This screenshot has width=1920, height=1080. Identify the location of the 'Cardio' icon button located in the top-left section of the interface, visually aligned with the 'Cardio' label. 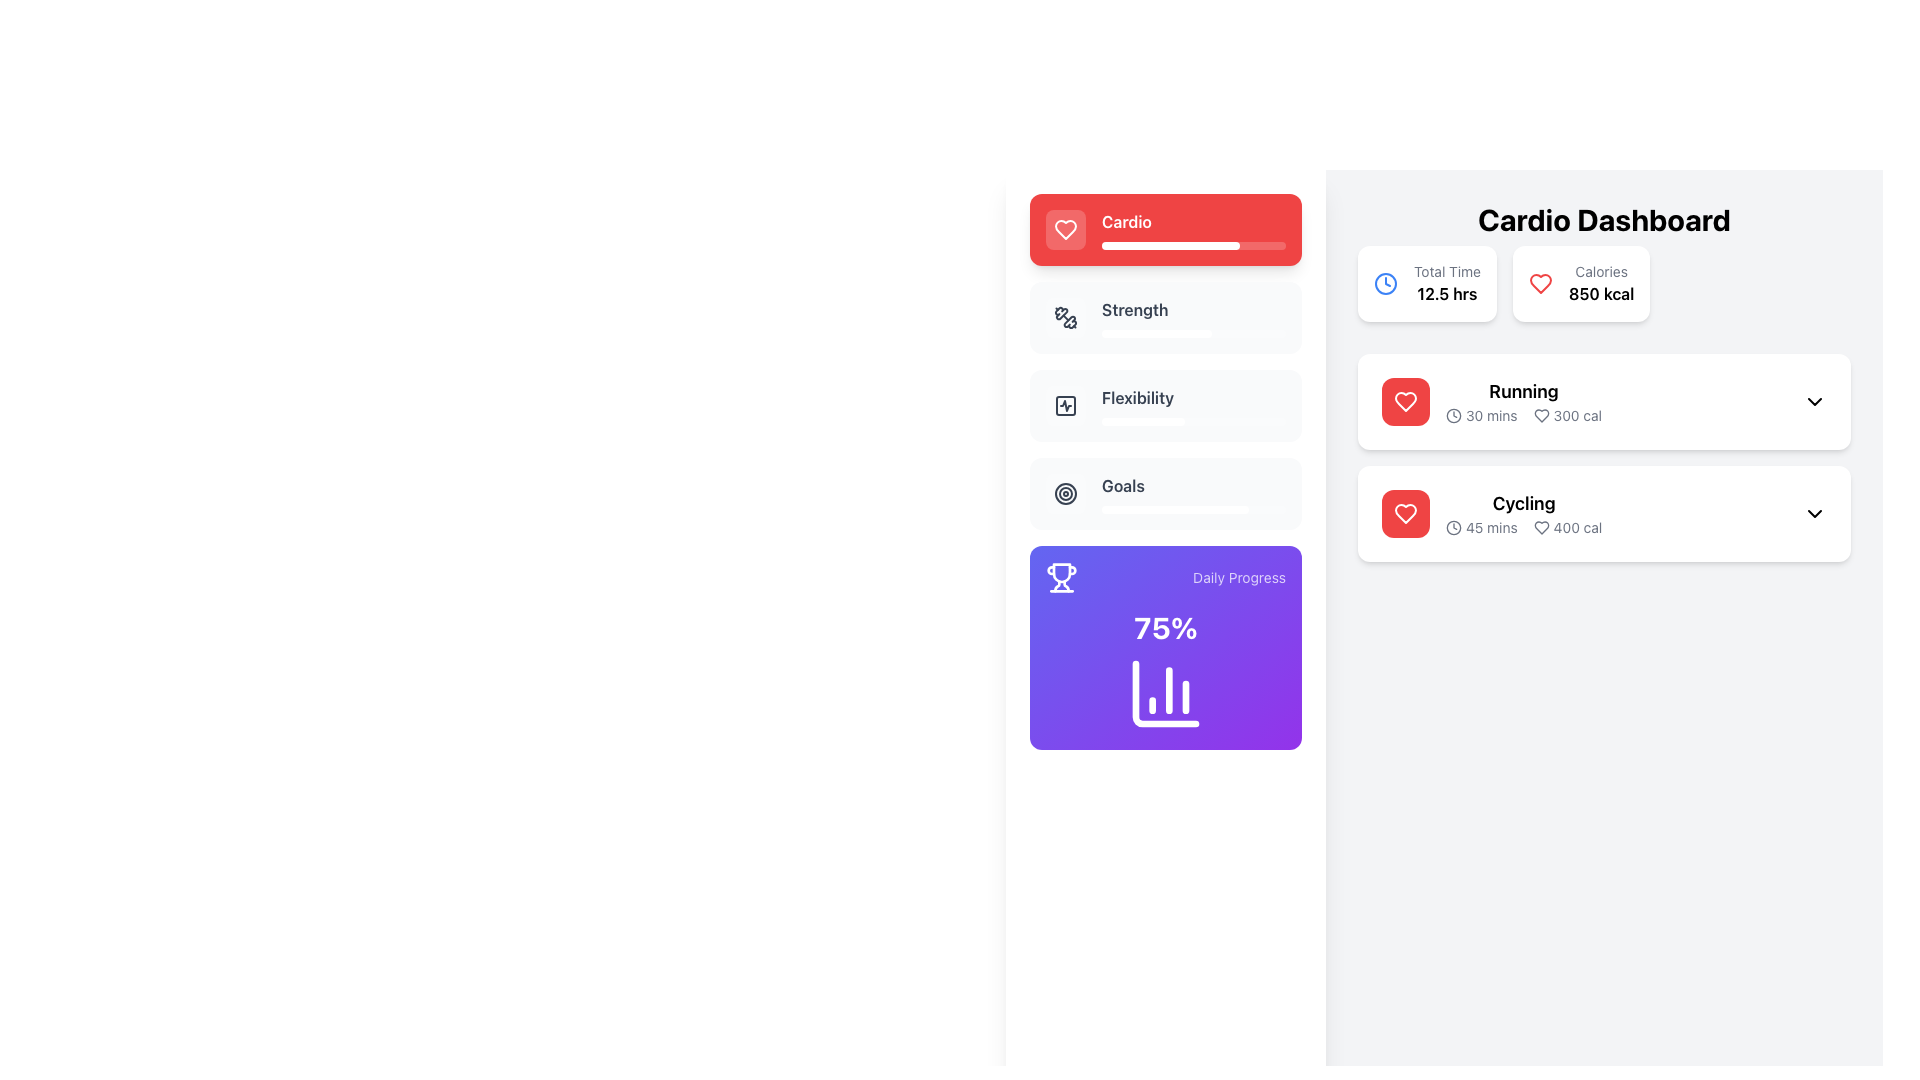
(1064, 229).